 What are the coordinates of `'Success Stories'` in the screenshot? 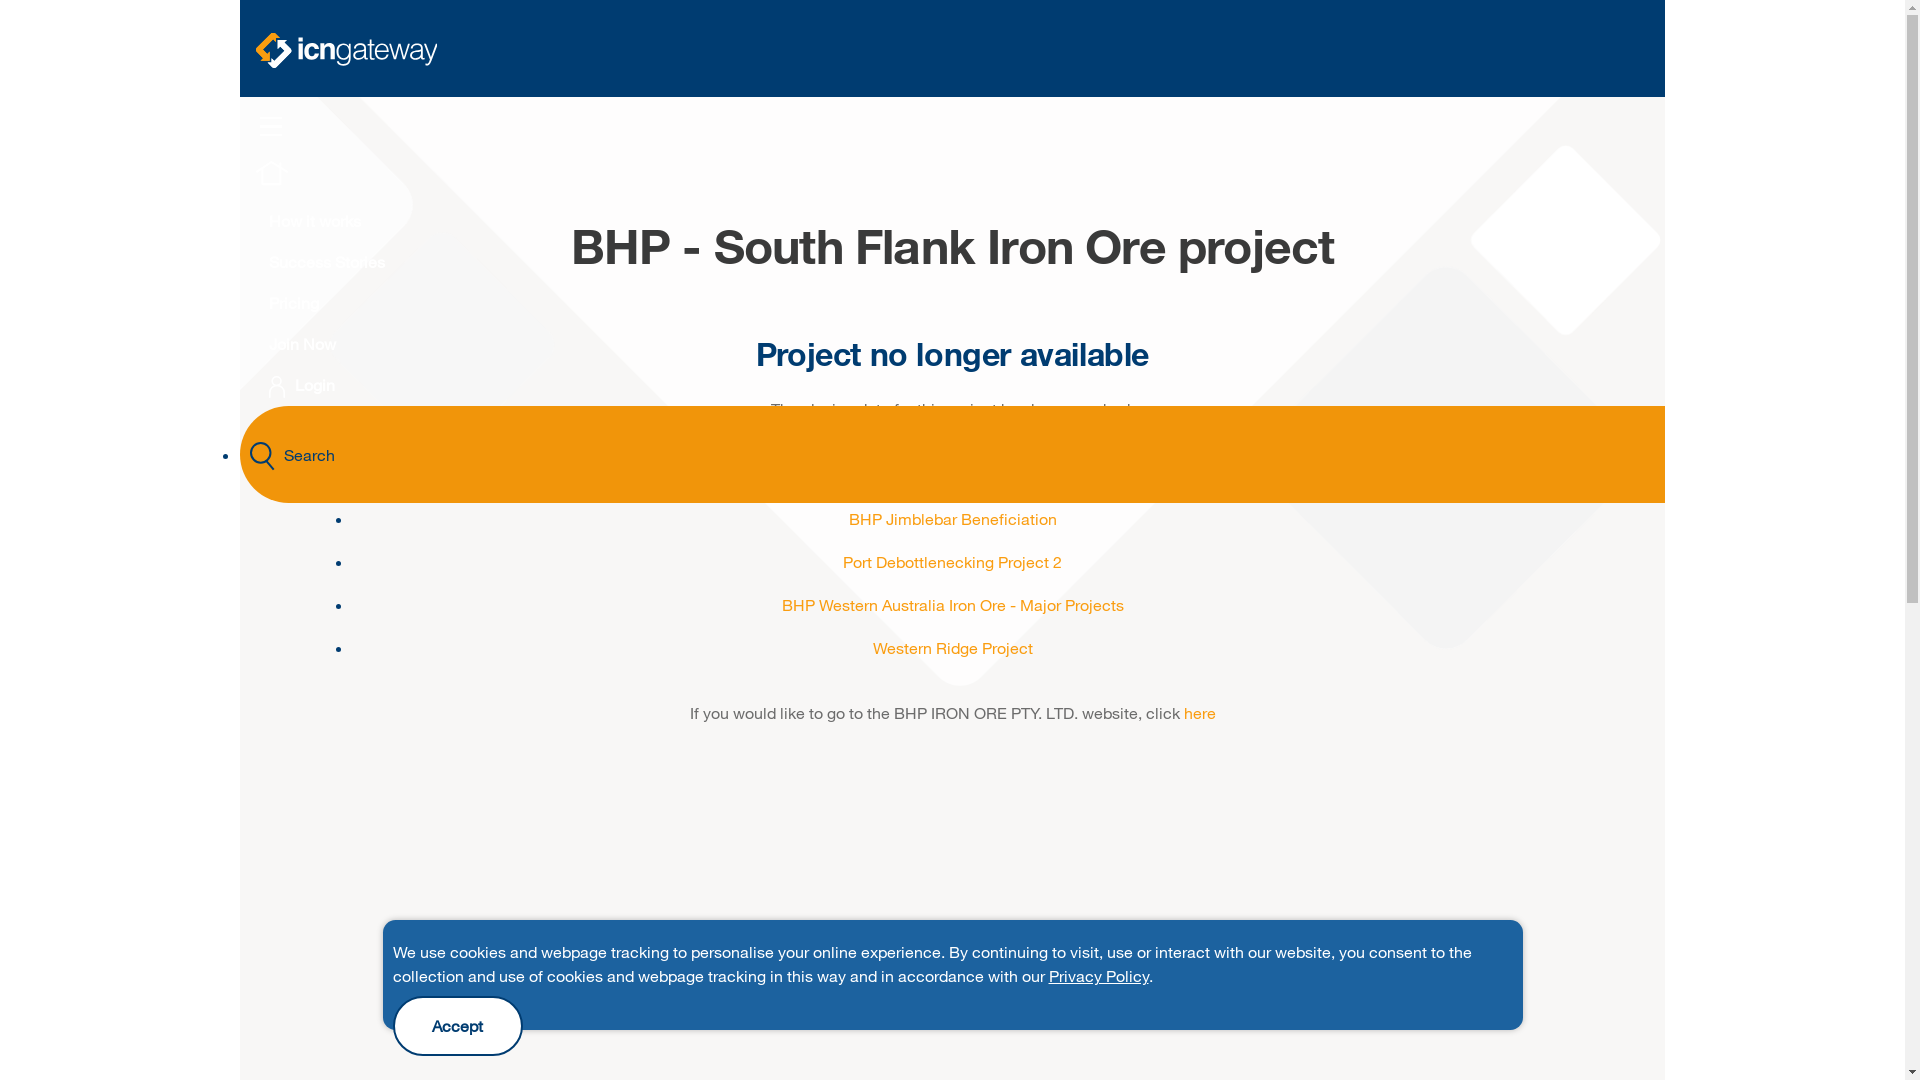 It's located at (326, 260).